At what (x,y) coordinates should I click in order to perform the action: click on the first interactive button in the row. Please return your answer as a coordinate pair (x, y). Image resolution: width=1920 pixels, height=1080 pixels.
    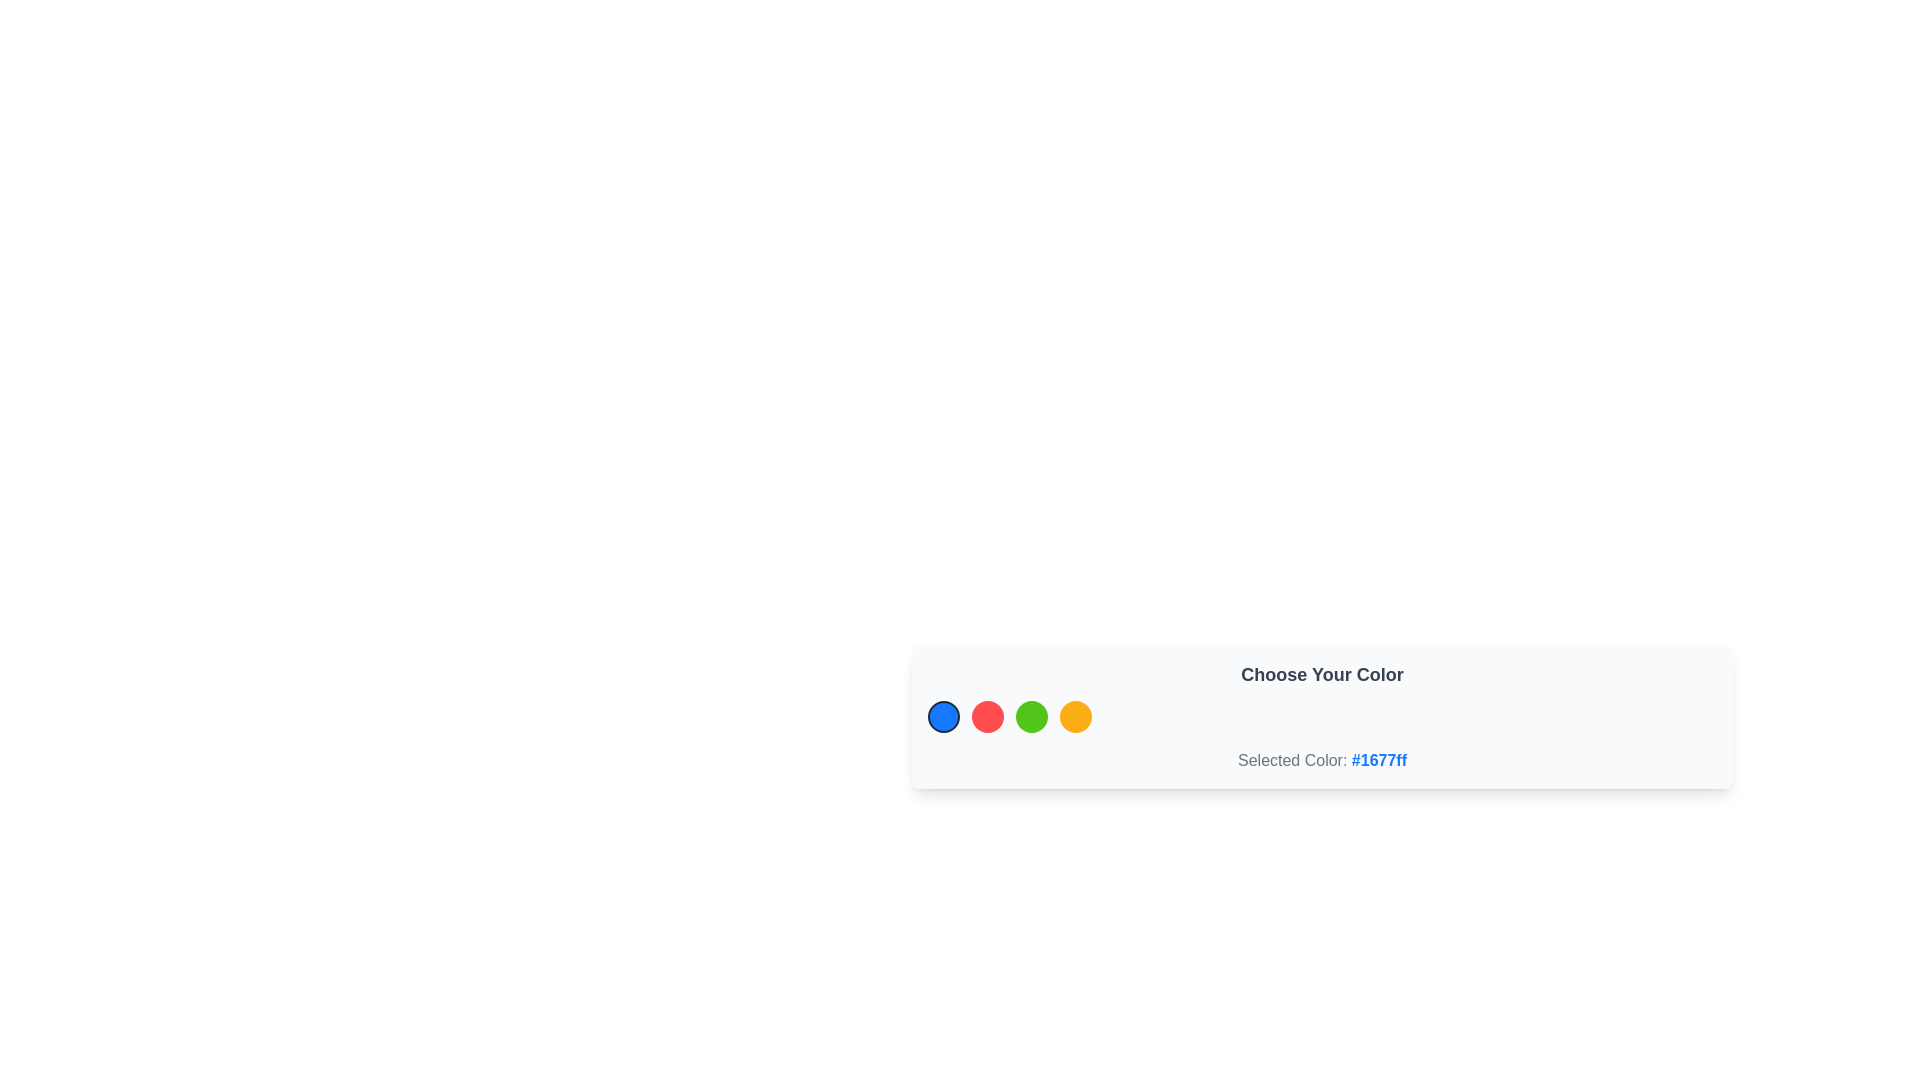
    Looking at the image, I should click on (943, 716).